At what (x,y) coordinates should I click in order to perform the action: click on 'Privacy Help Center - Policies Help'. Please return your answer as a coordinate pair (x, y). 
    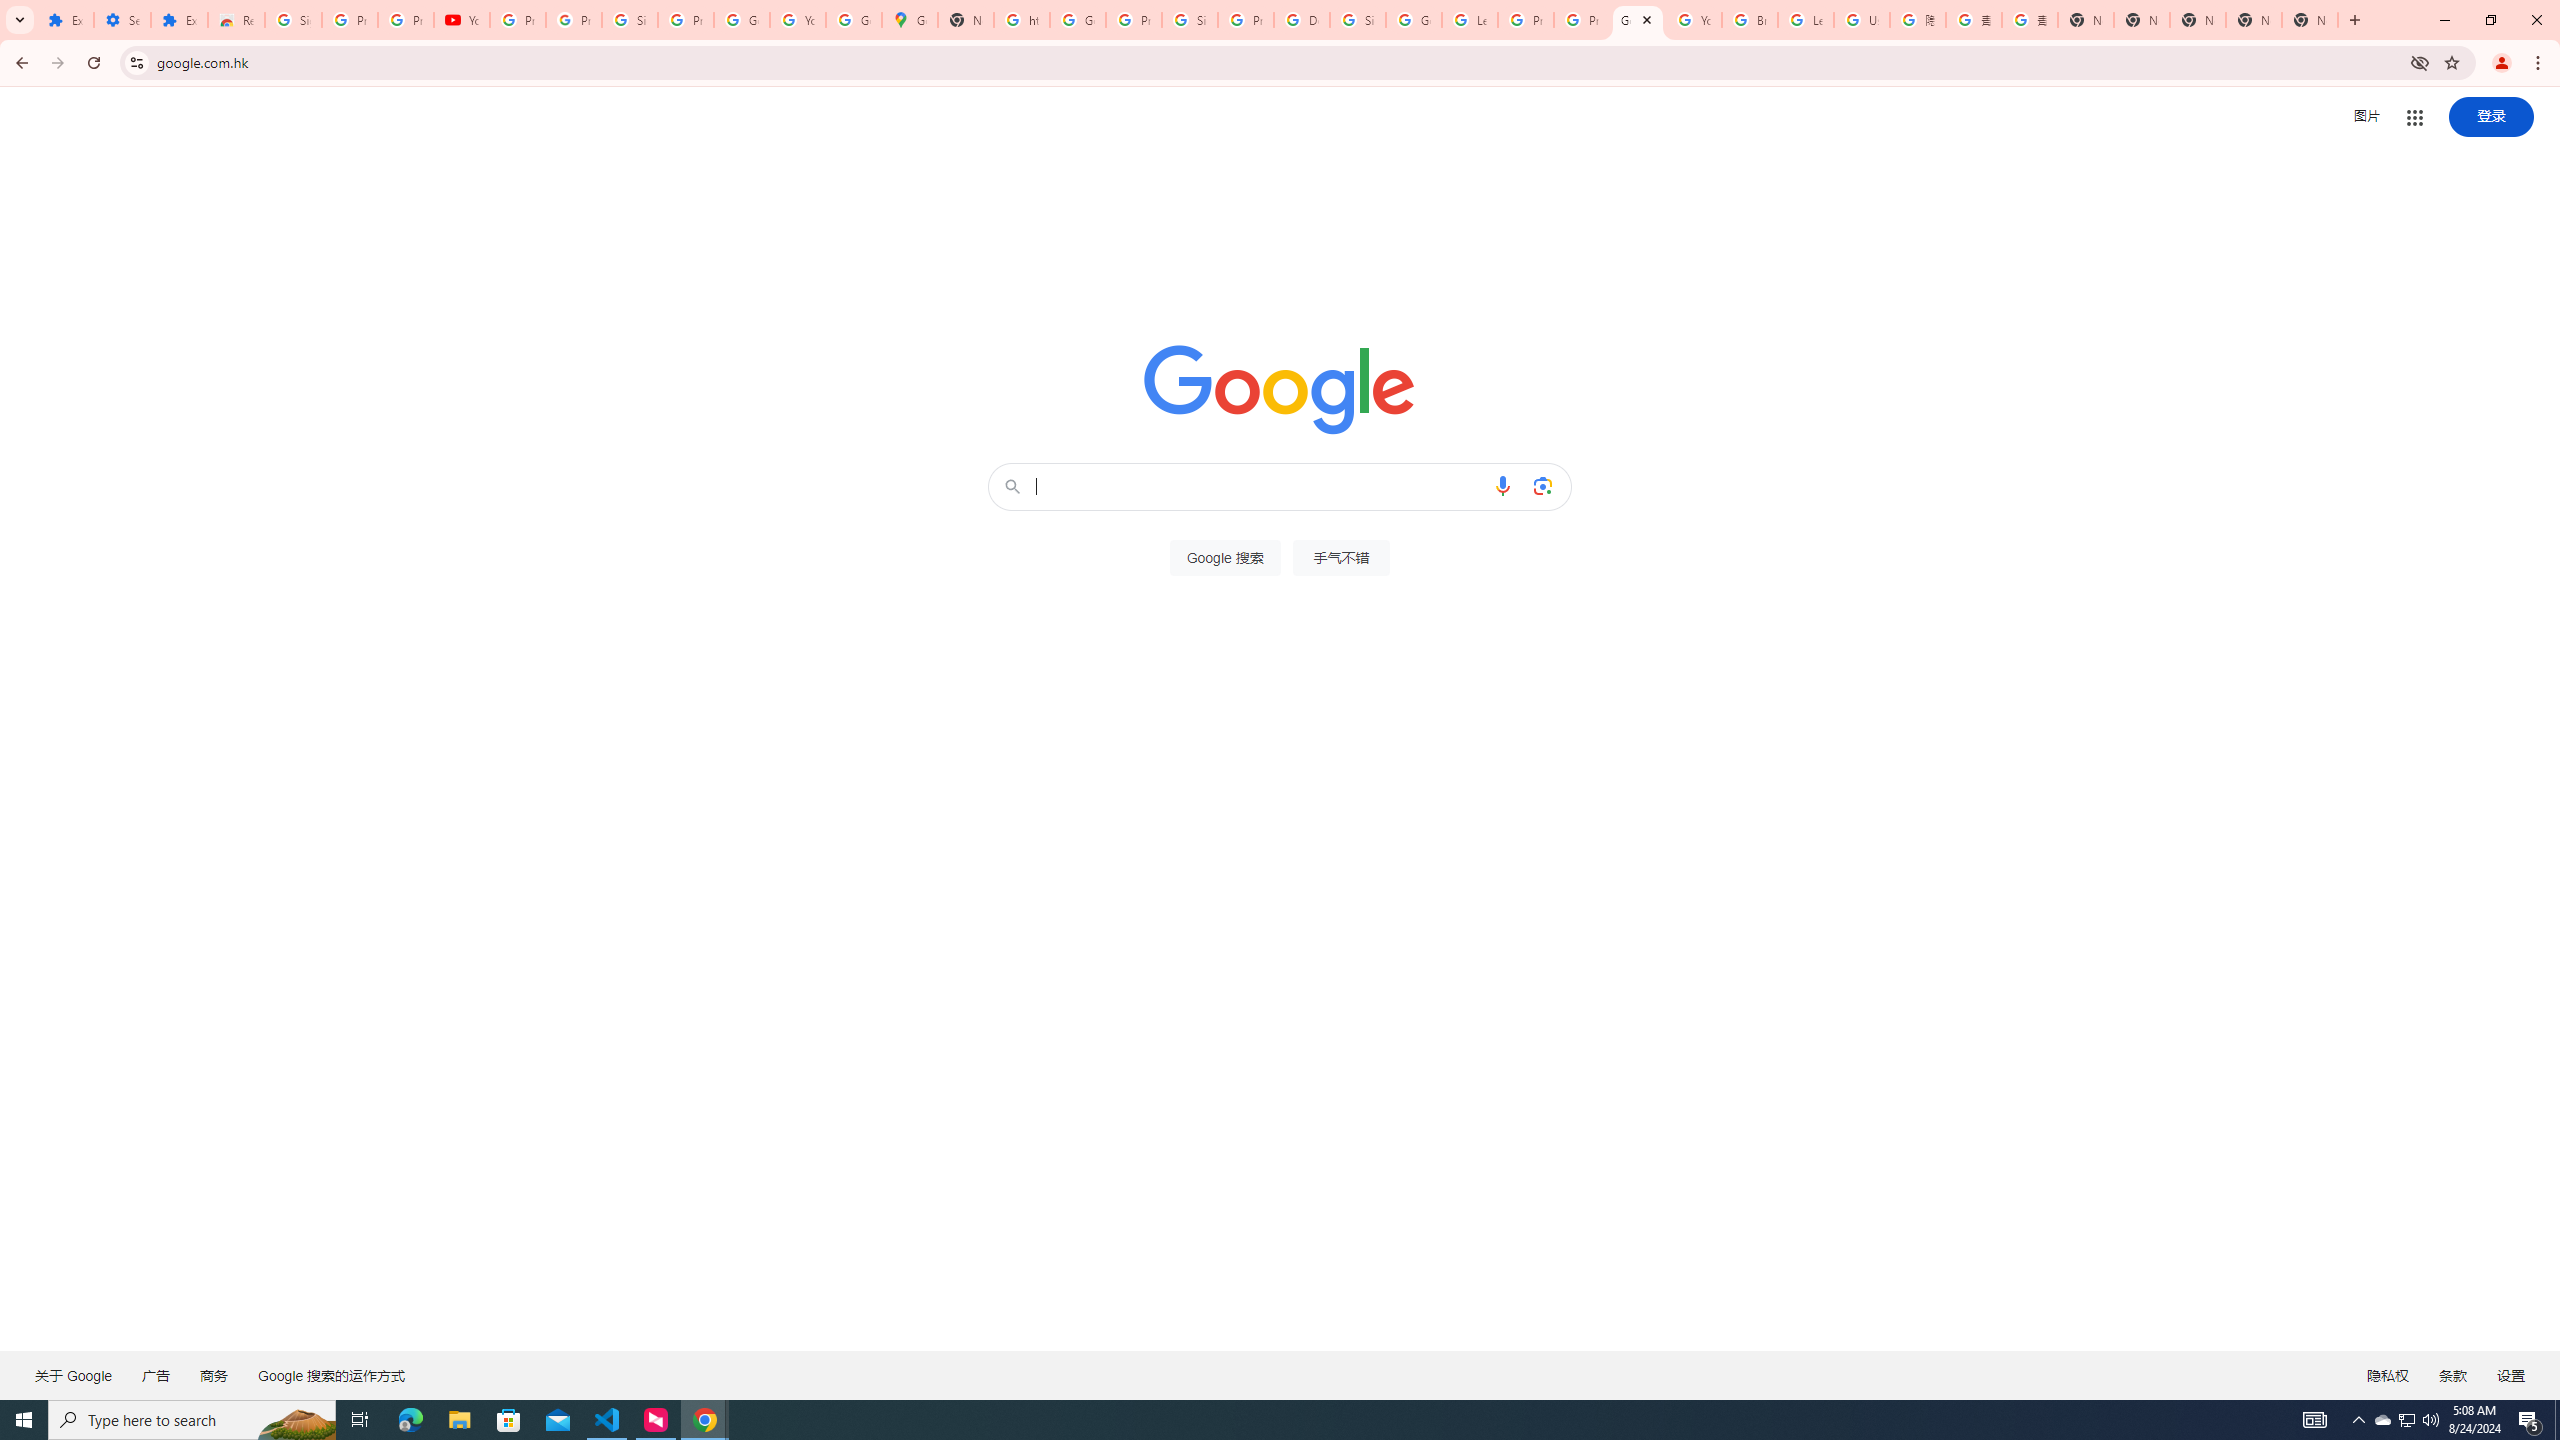
    Looking at the image, I should click on (1526, 19).